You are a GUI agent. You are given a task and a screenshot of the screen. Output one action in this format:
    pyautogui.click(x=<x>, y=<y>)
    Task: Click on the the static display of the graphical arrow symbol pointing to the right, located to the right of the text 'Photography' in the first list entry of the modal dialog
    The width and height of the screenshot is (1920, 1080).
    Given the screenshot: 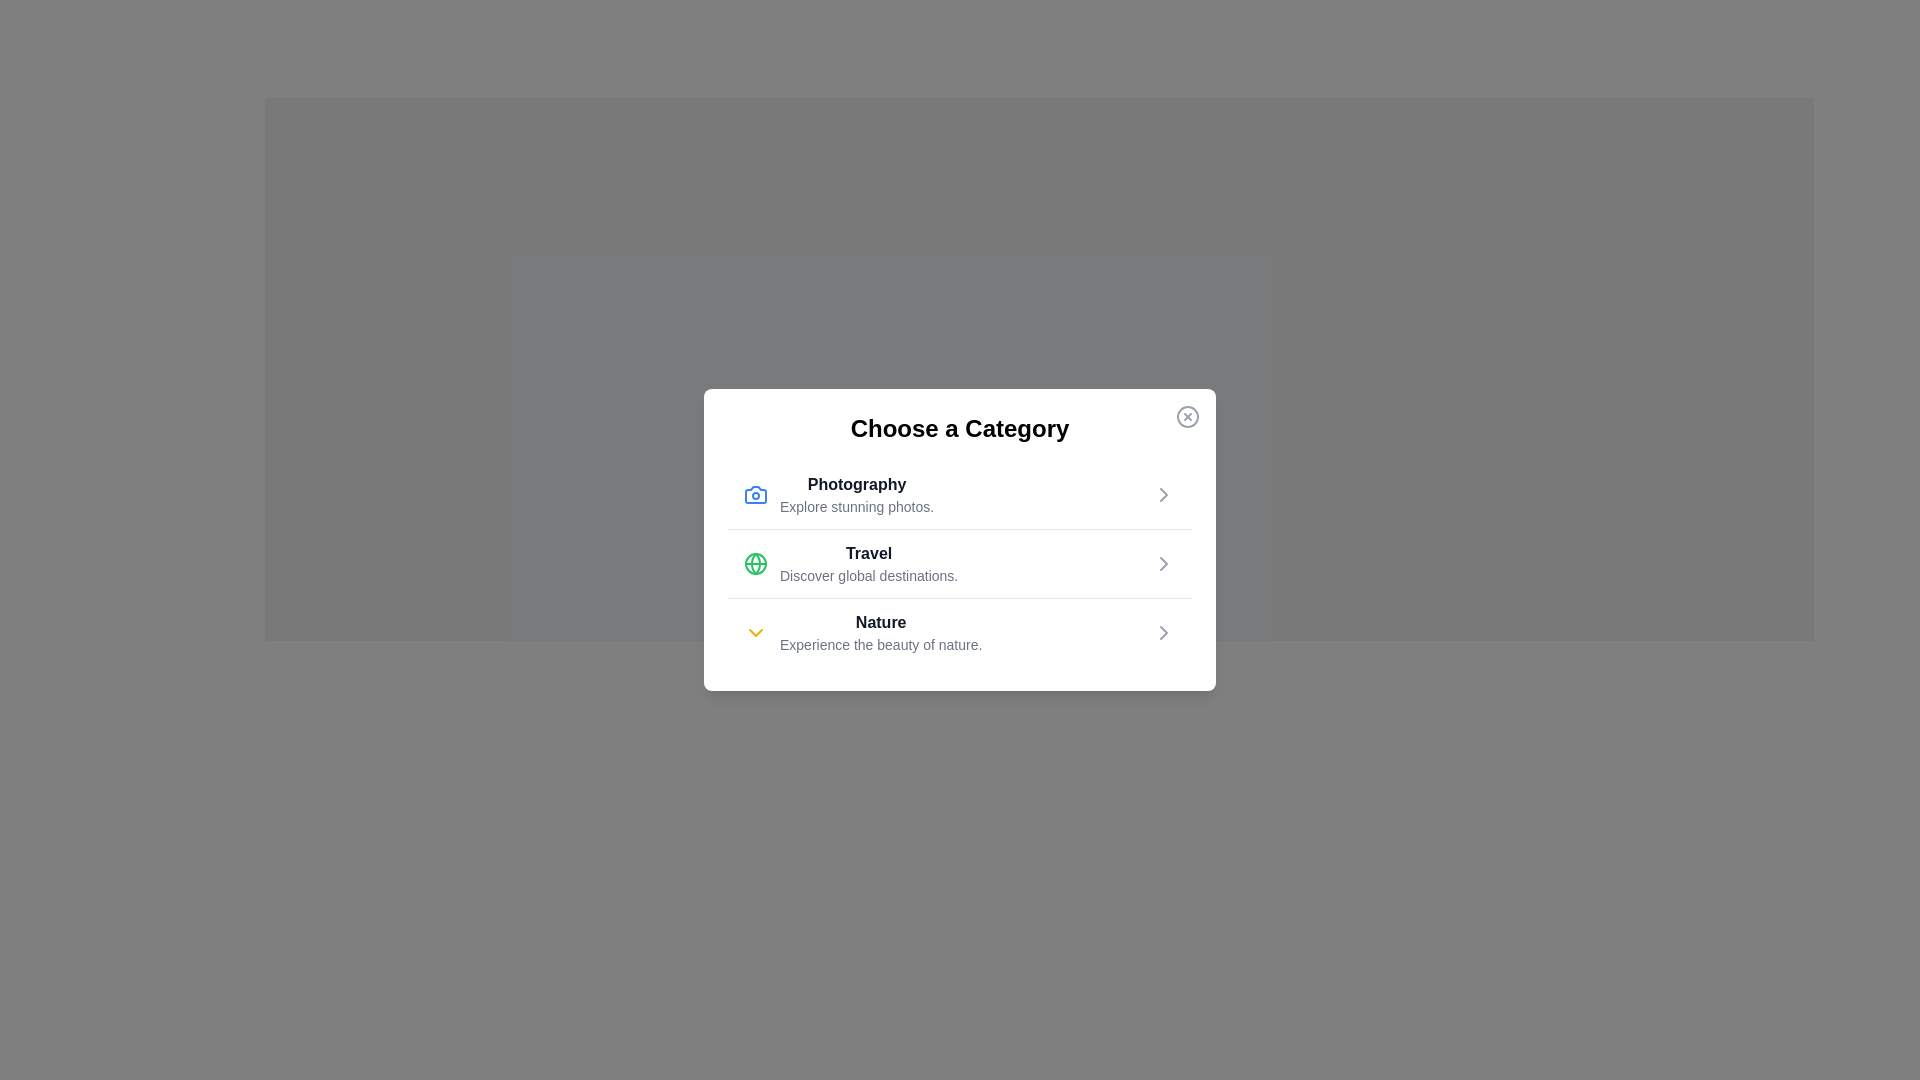 What is the action you would take?
    pyautogui.click(x=1163, y=494)
    